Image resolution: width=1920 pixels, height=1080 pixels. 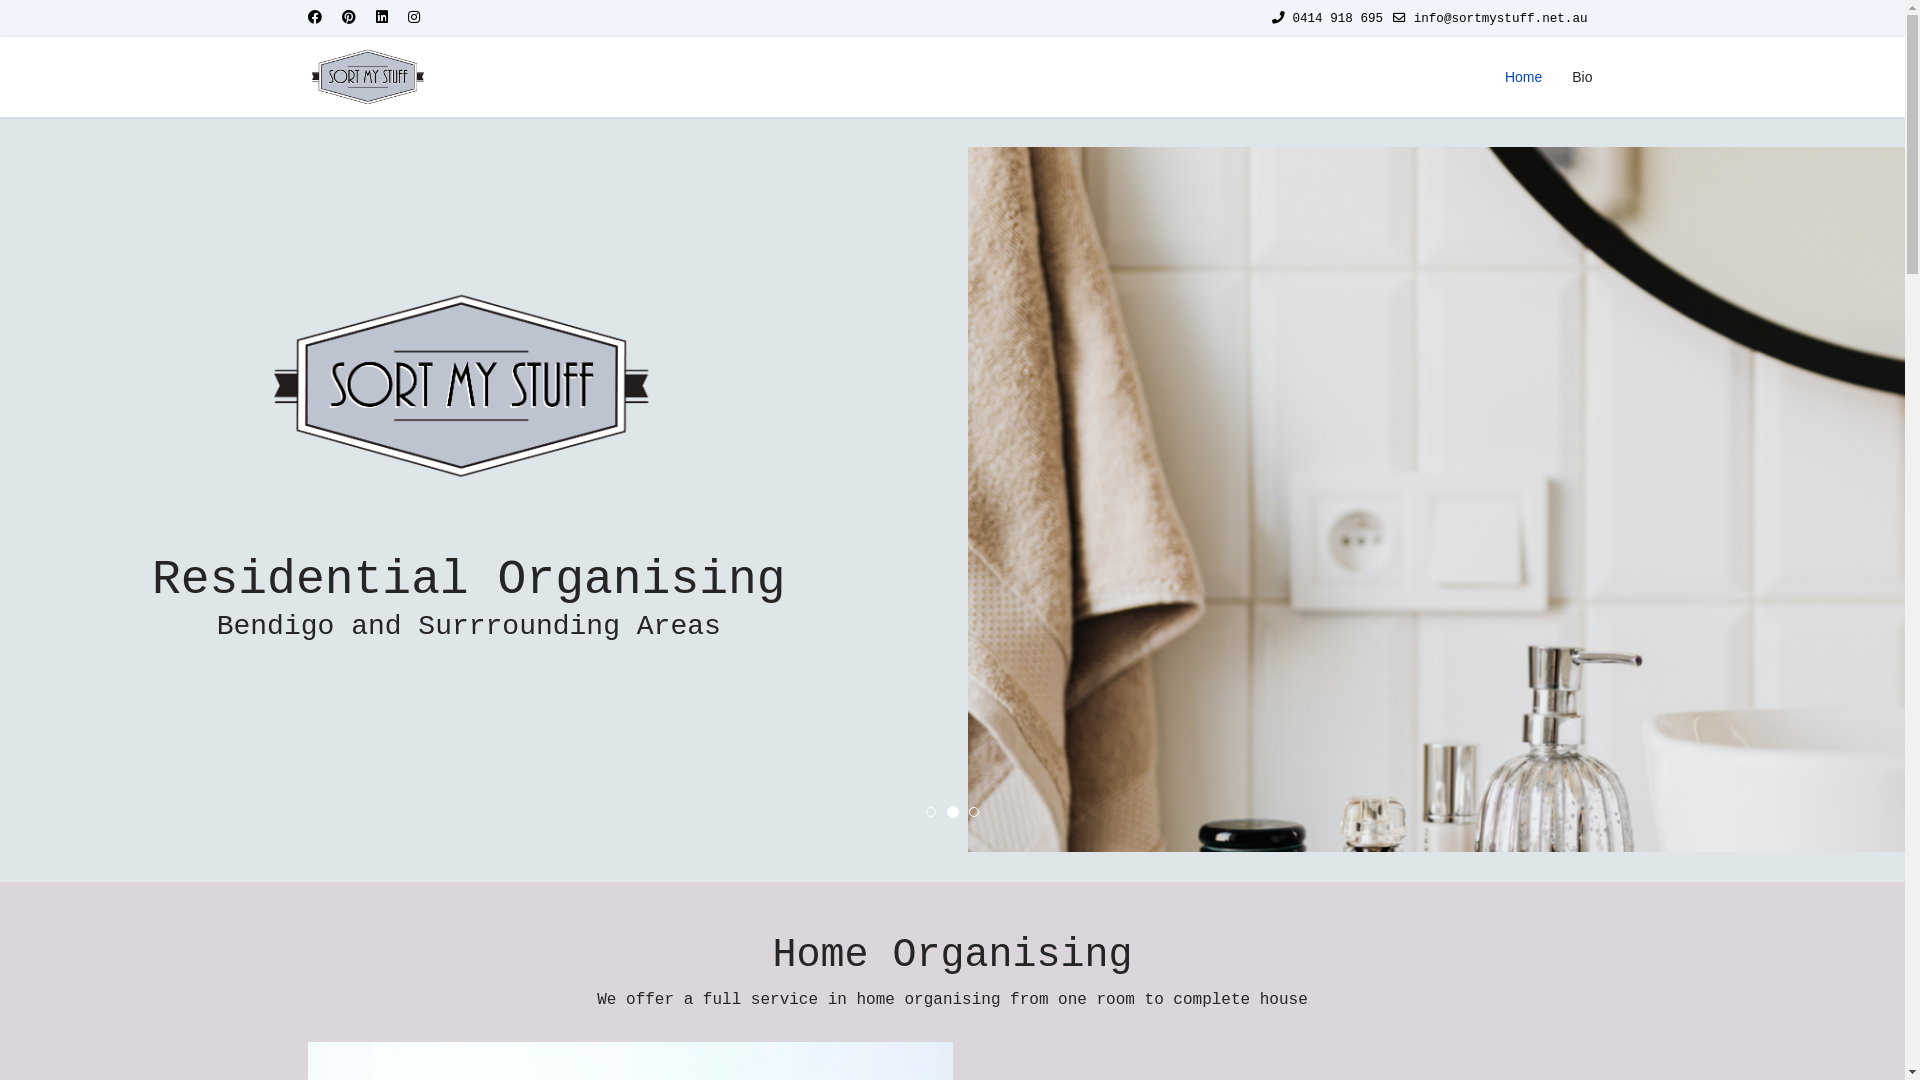 What do you see at coordinates (1501, 19) in the screenshot?
I see `'info@sortmystuff.net.au'` at bounding box center [1501, 19].